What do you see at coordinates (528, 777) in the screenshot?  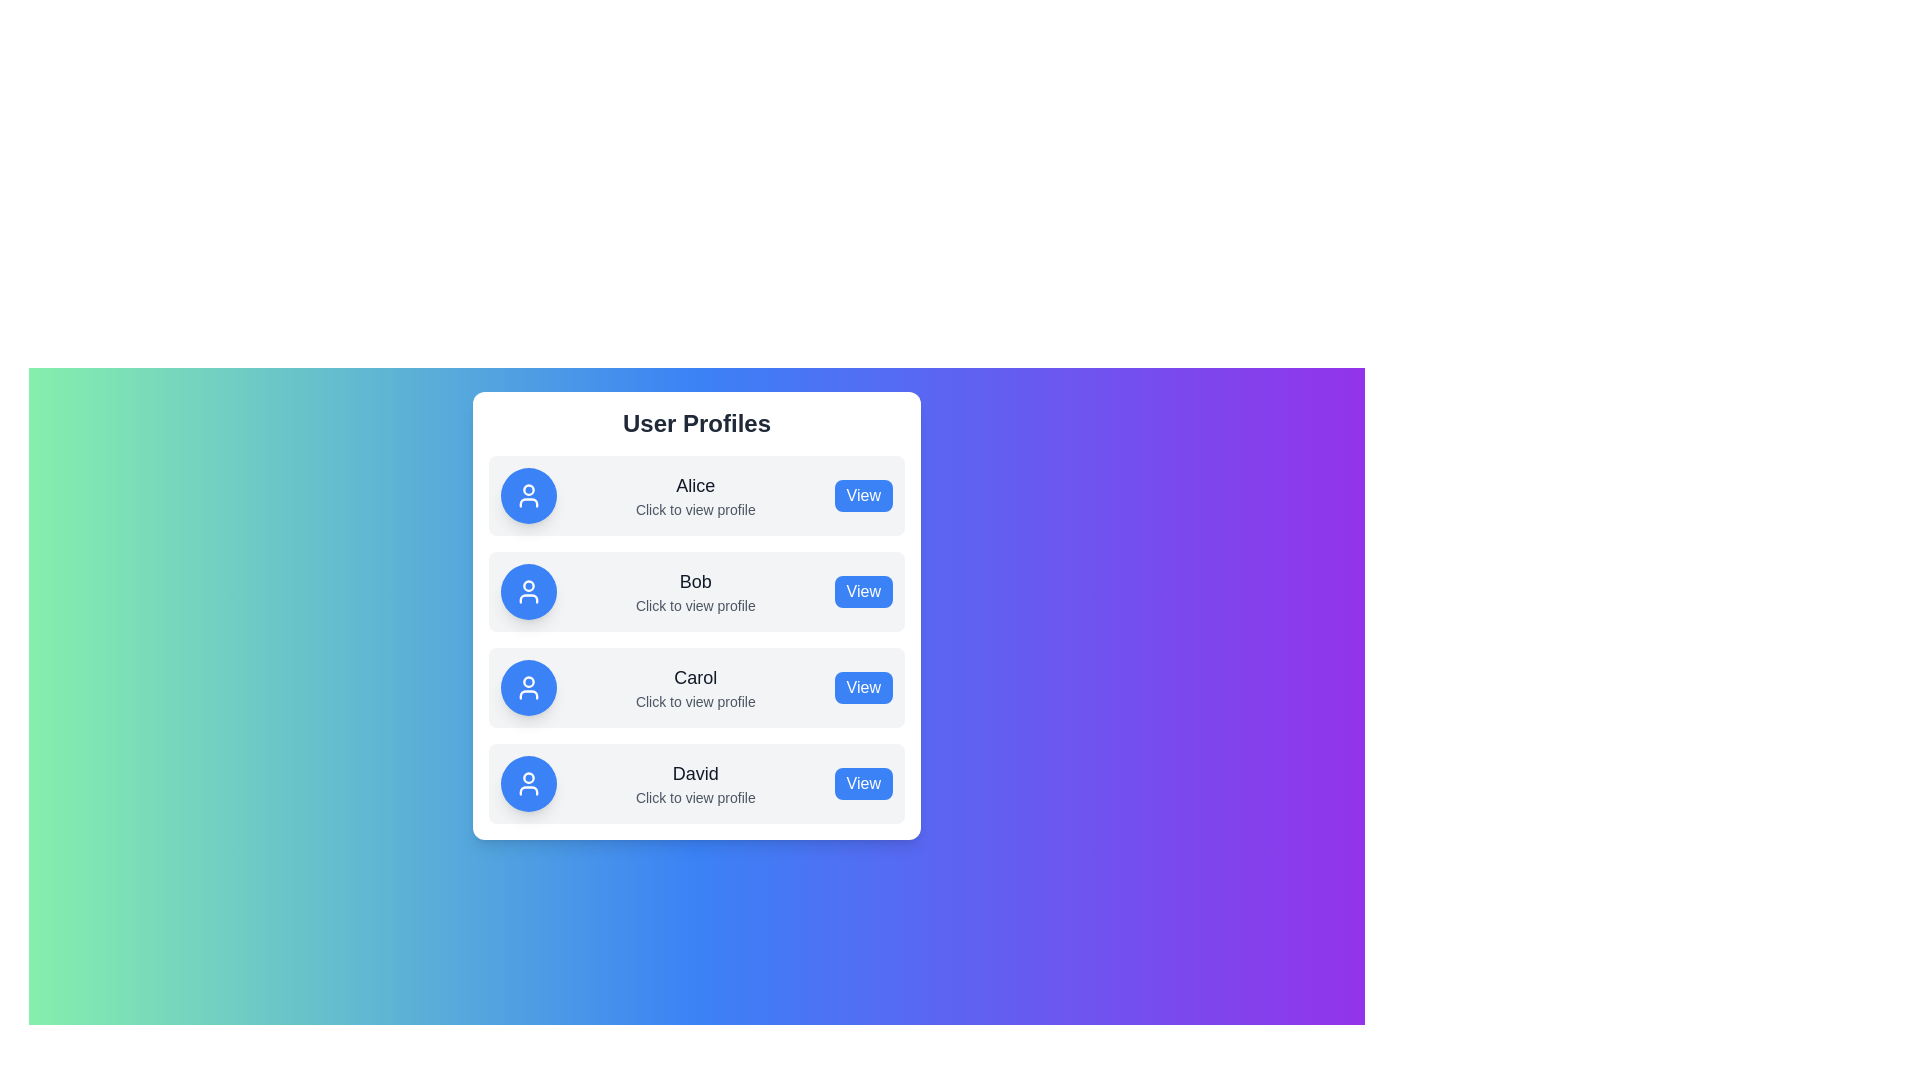 I see `the decorative circular graphic element that forms part of the user icon for the fourth user profile of 'David'` at bounding box center [528, 777].